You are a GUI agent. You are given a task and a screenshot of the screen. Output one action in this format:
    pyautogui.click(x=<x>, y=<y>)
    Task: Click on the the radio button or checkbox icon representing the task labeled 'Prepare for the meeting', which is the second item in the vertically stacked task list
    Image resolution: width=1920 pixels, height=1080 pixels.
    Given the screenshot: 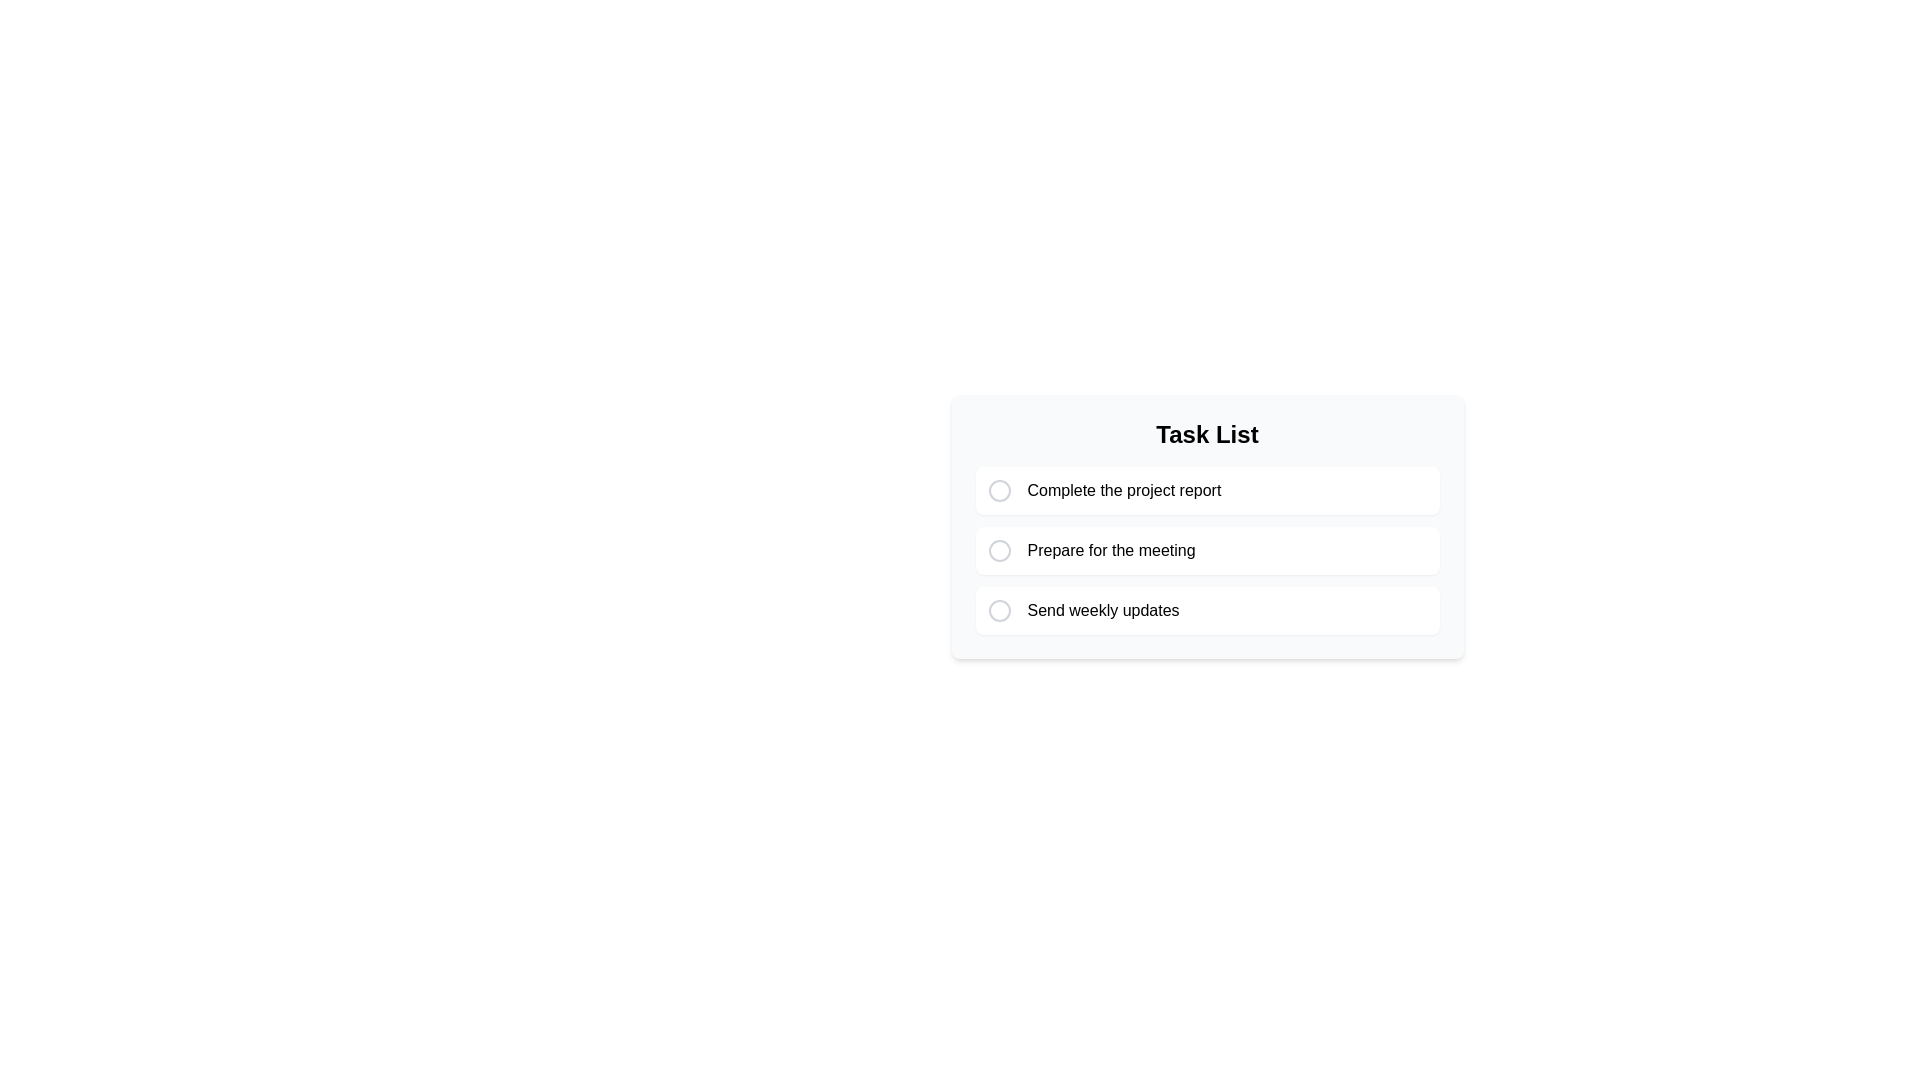 What is the action you would take?
    pyautogui.click(x=999, y=551)
    